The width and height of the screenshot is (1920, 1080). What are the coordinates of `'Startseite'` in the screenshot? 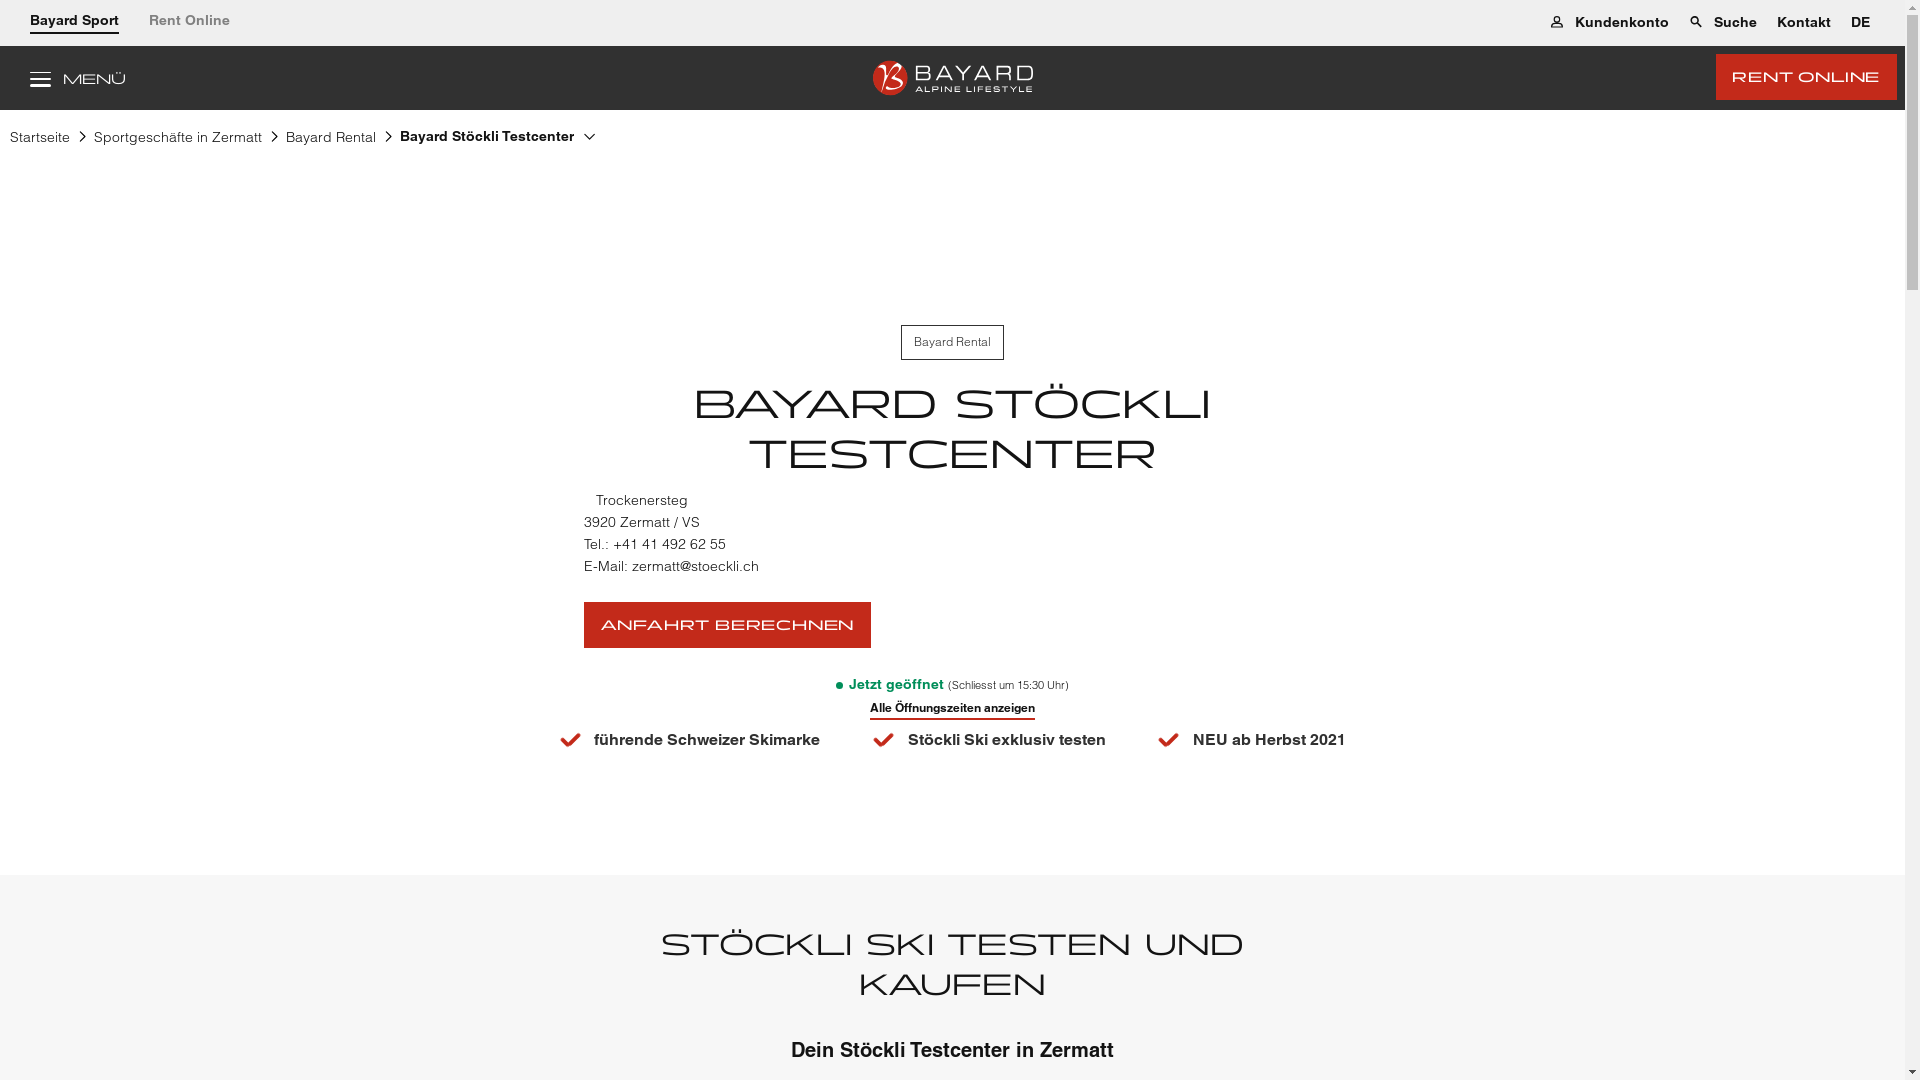 It's located at (39, 140).